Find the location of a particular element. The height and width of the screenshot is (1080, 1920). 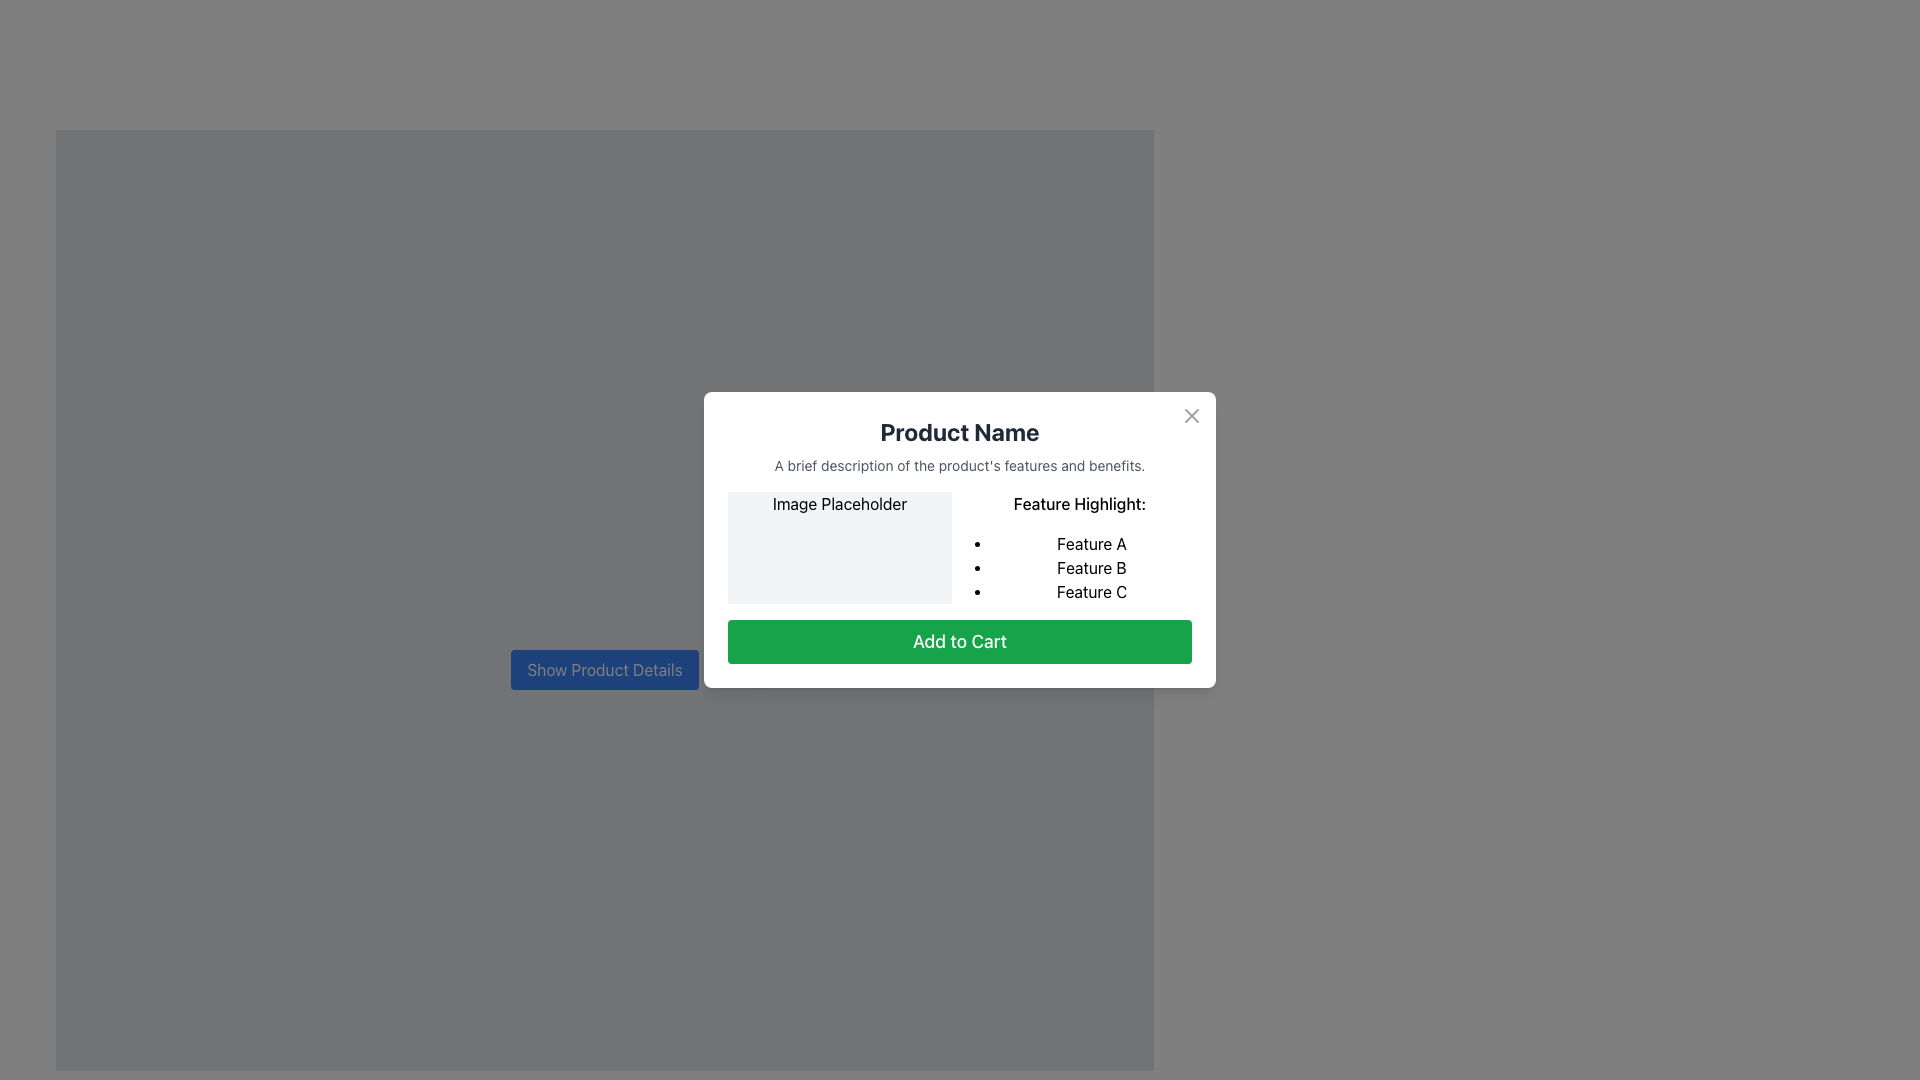

the bold and large text label displaying 'Product Name' located at the top of the card-like interface is located at coordinates (960, 431).